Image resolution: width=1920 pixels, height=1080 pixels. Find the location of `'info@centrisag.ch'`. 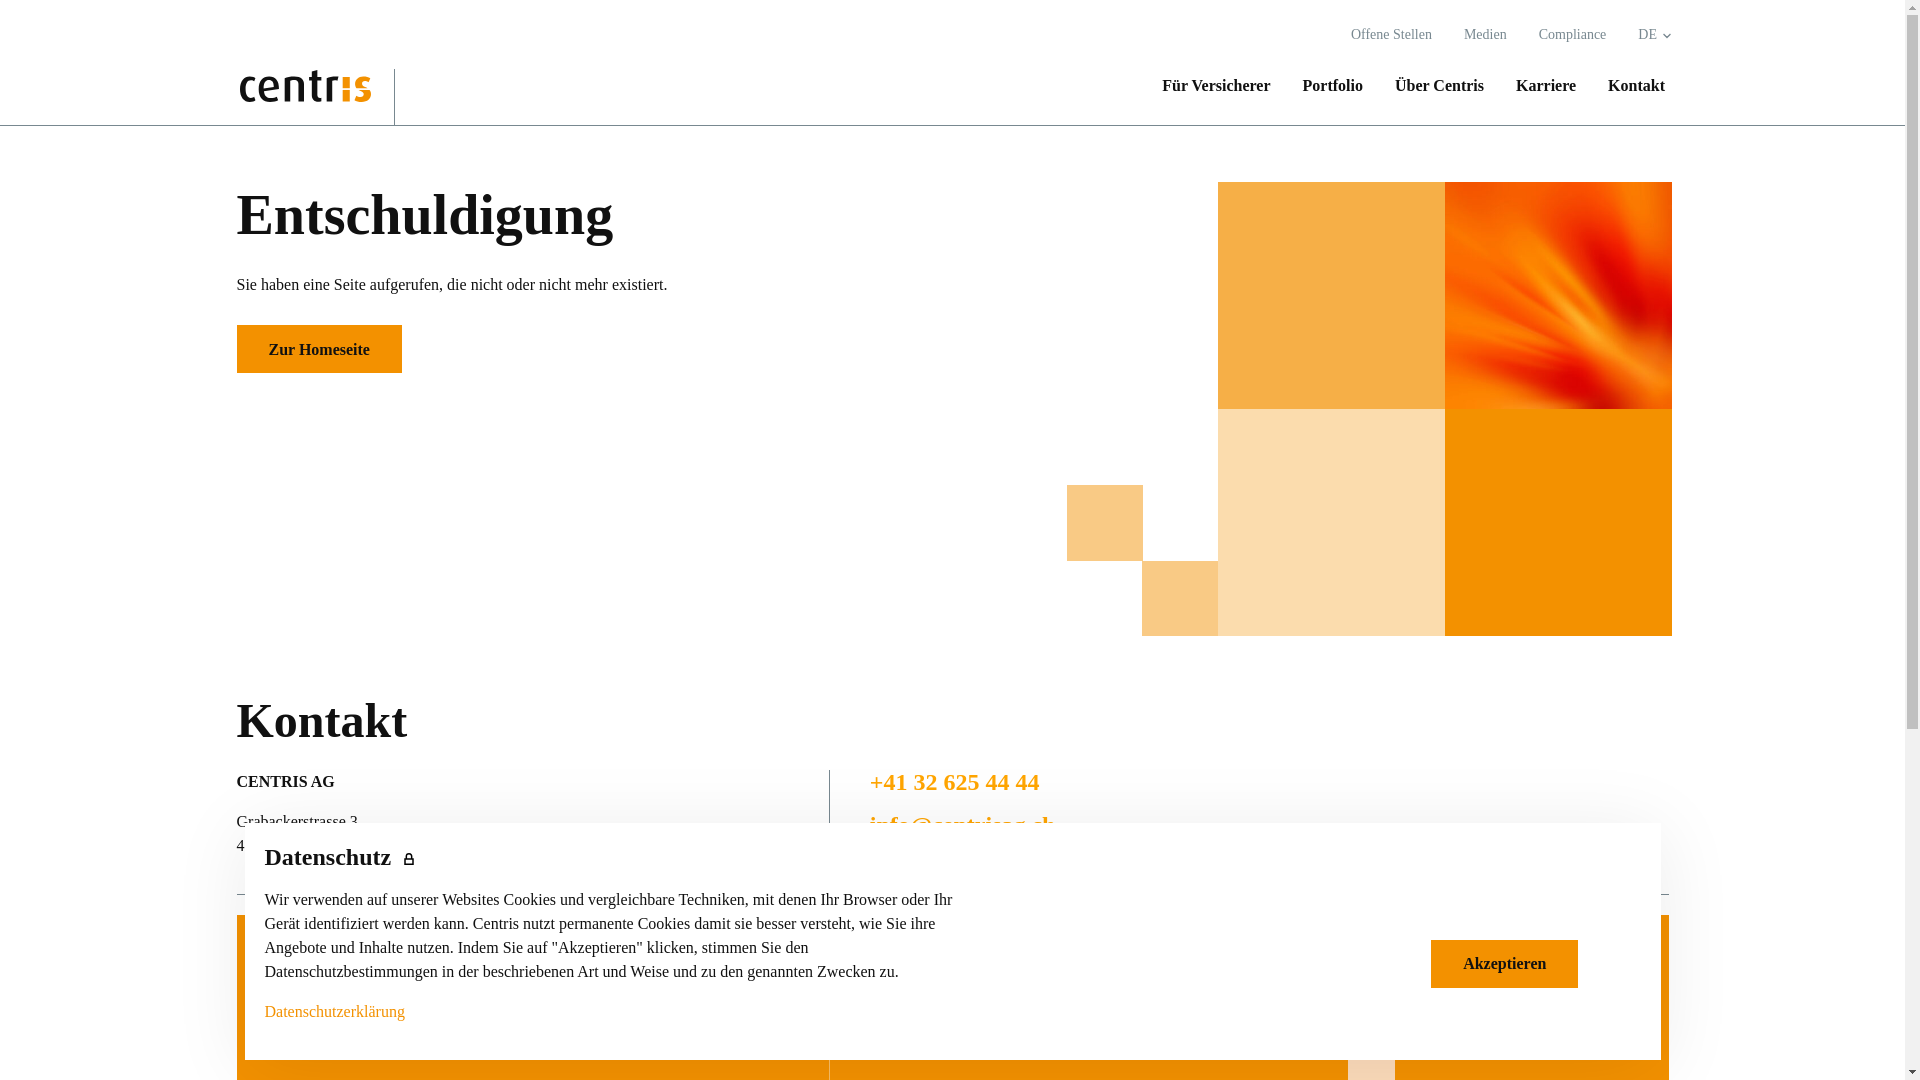

'info@centrisag.ch' is located at coordinates (963, 825).